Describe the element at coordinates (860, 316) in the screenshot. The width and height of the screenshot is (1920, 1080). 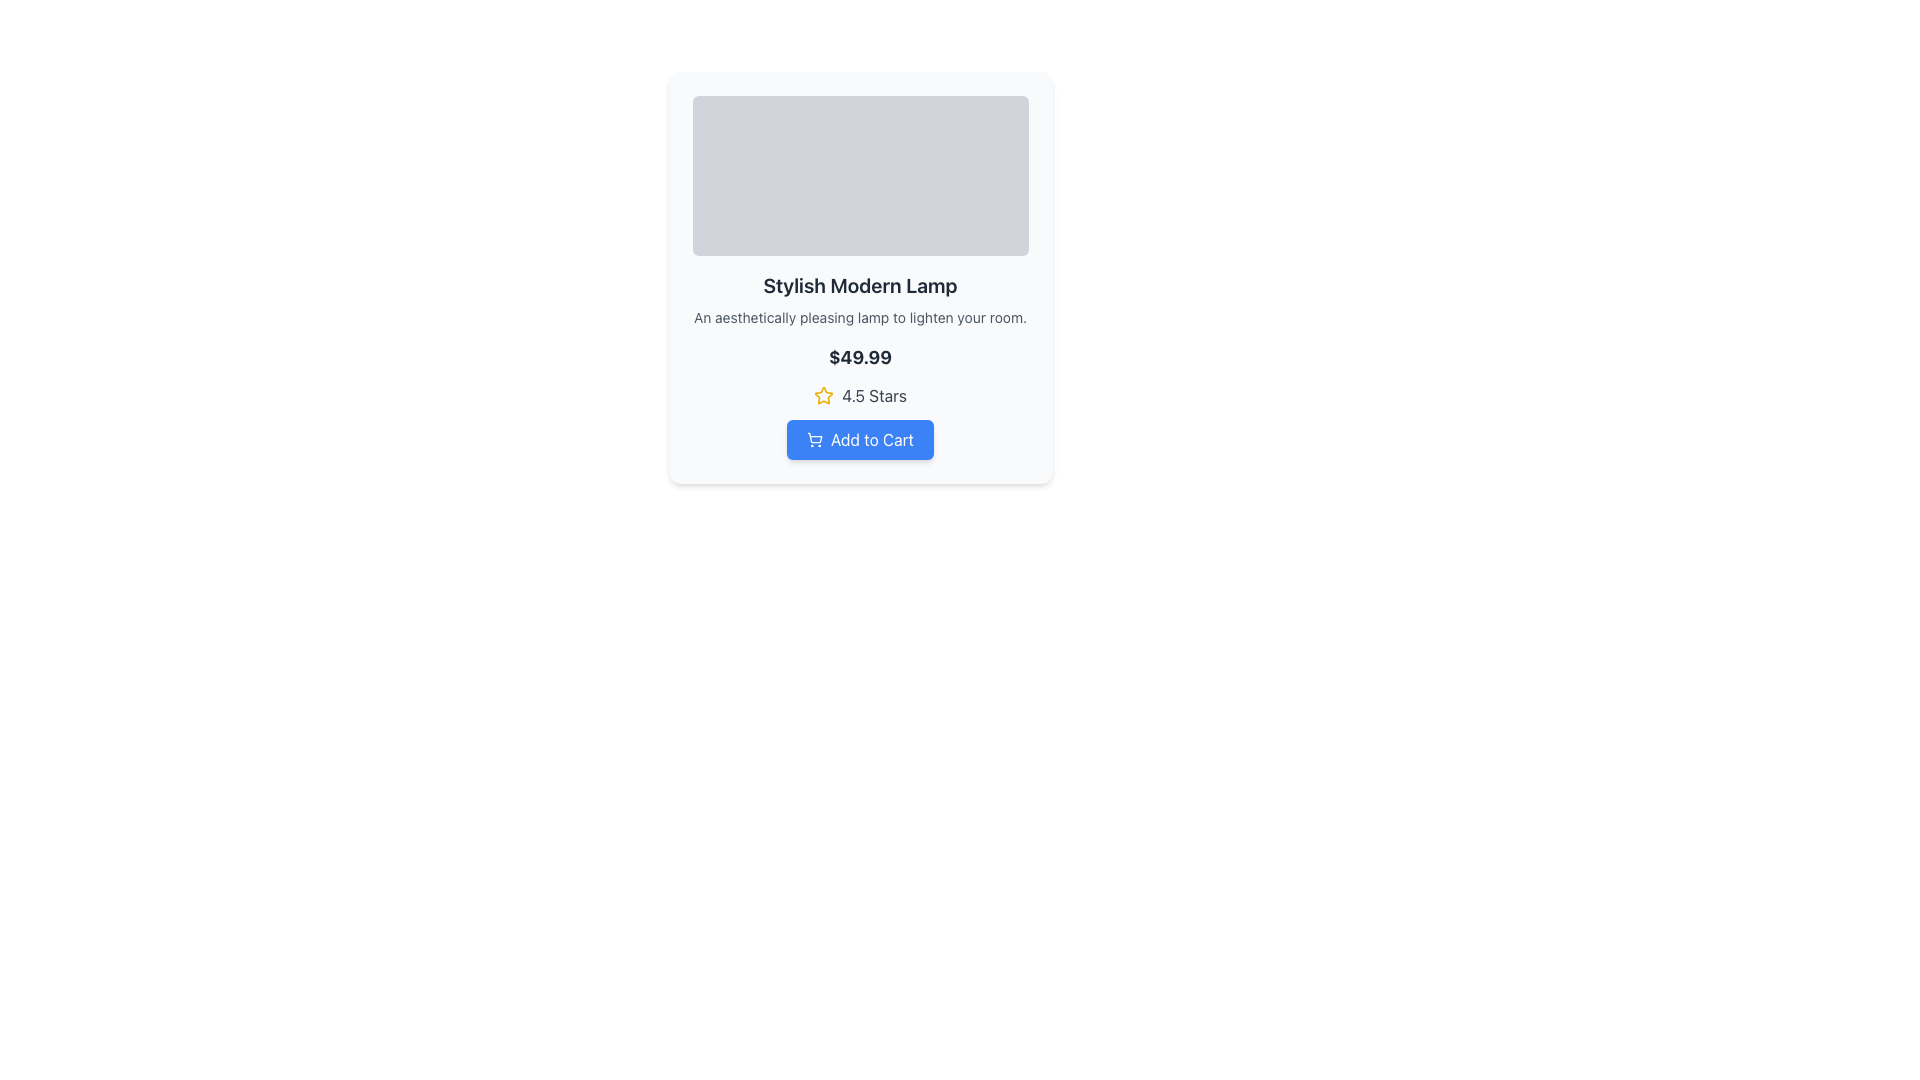
I see `the text snippet reading 'An aesthetically pleasing lamp to lighten your room.', which is styled in gray and positioned below the title 'Stylish Modern Lamp'` at that location.